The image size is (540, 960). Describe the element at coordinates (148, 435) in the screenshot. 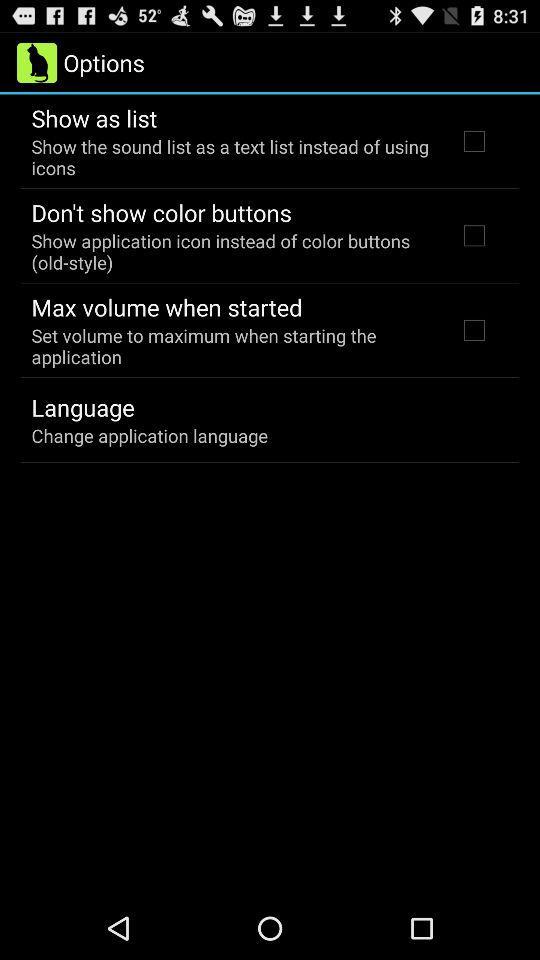

I see `app below the language` at that location.